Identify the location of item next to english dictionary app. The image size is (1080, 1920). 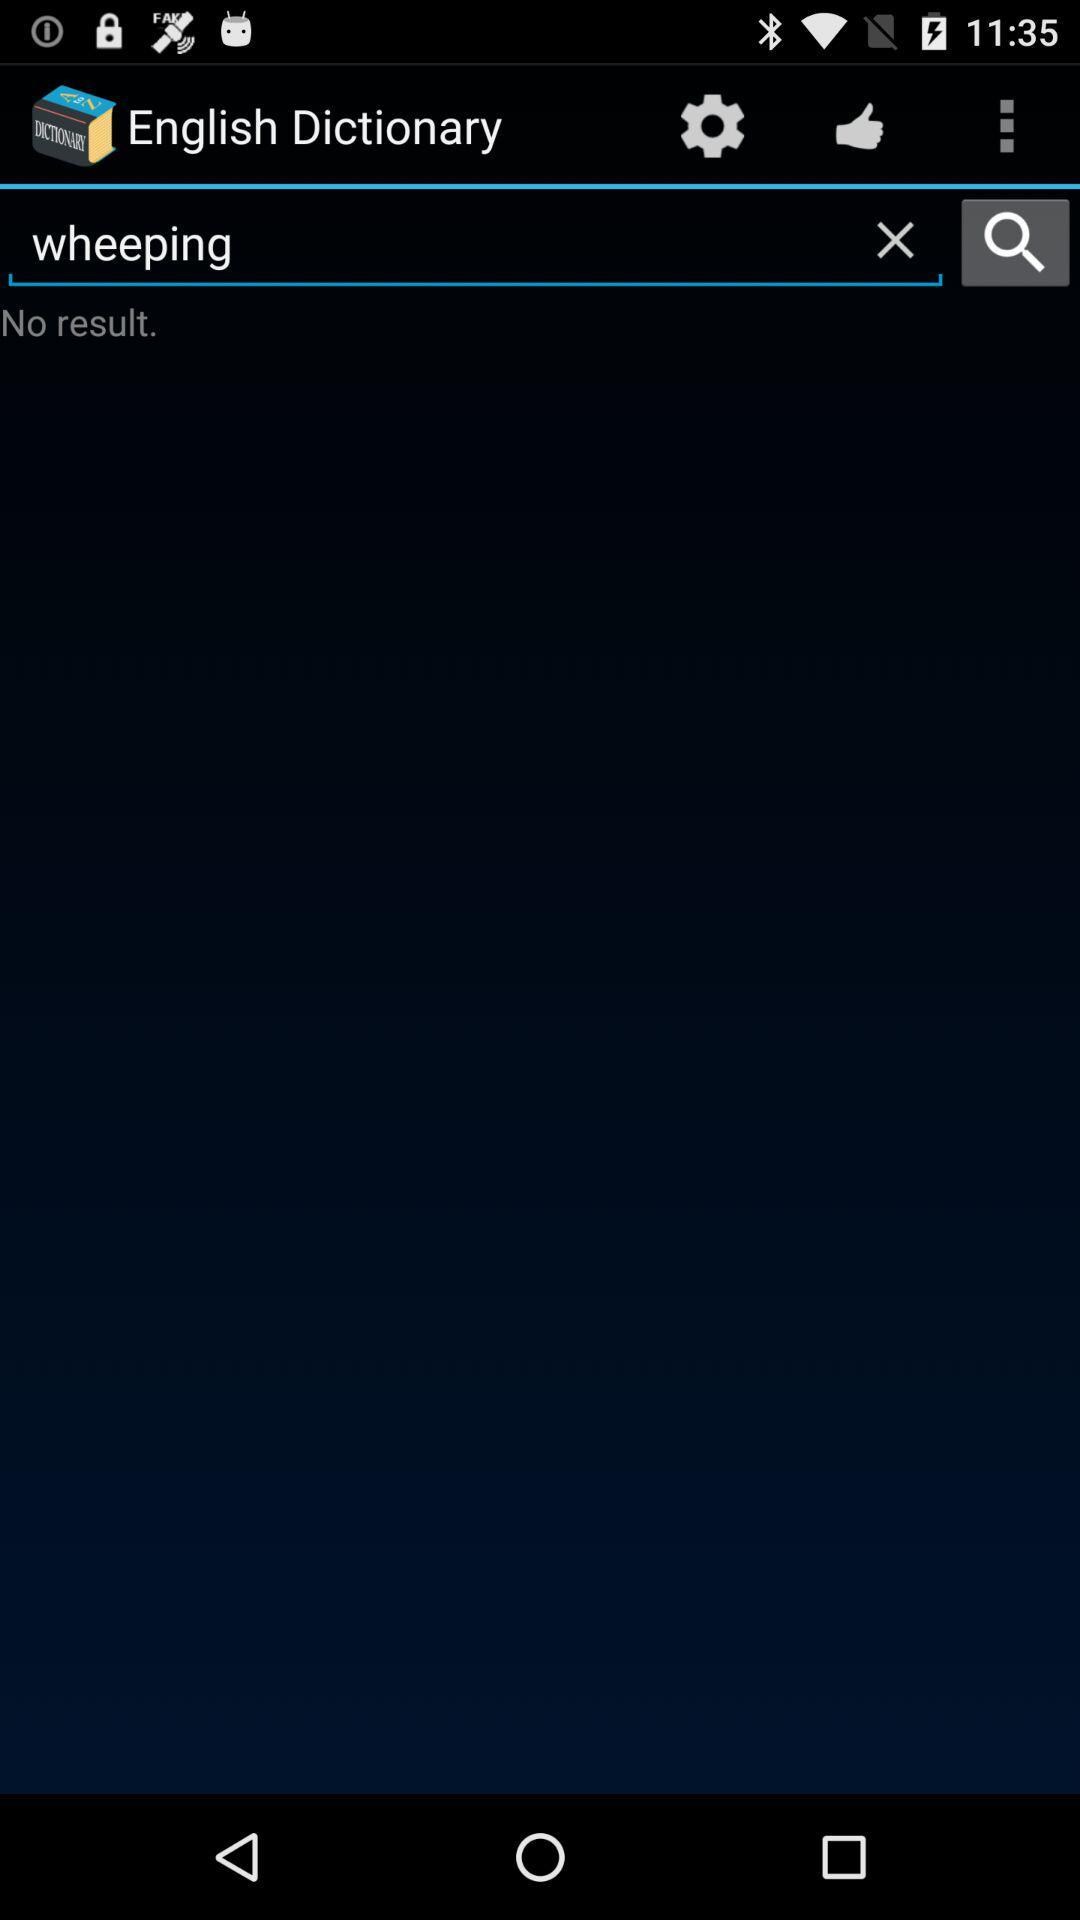
(711, 124).